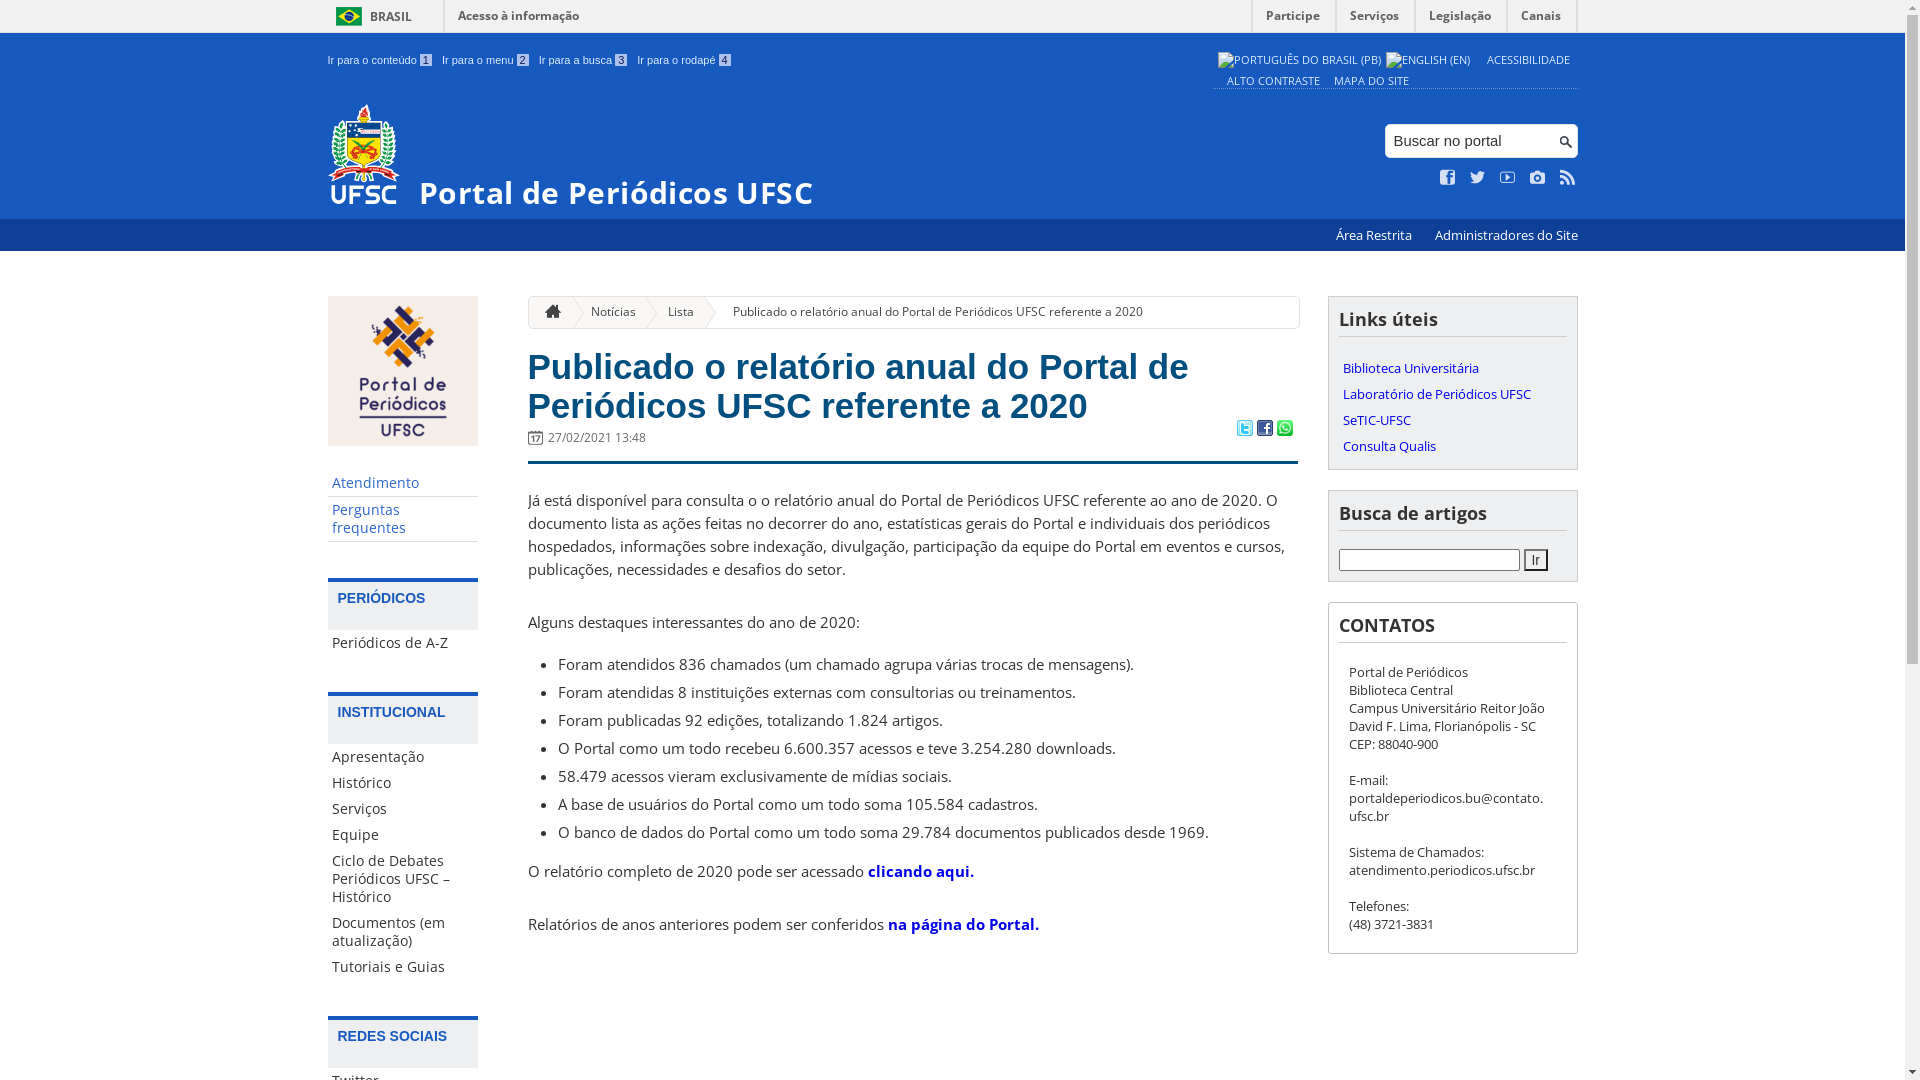 The image size is (1920, 1080). I want to click on 'ALTO CONTRASTE', so click(1224, 79).